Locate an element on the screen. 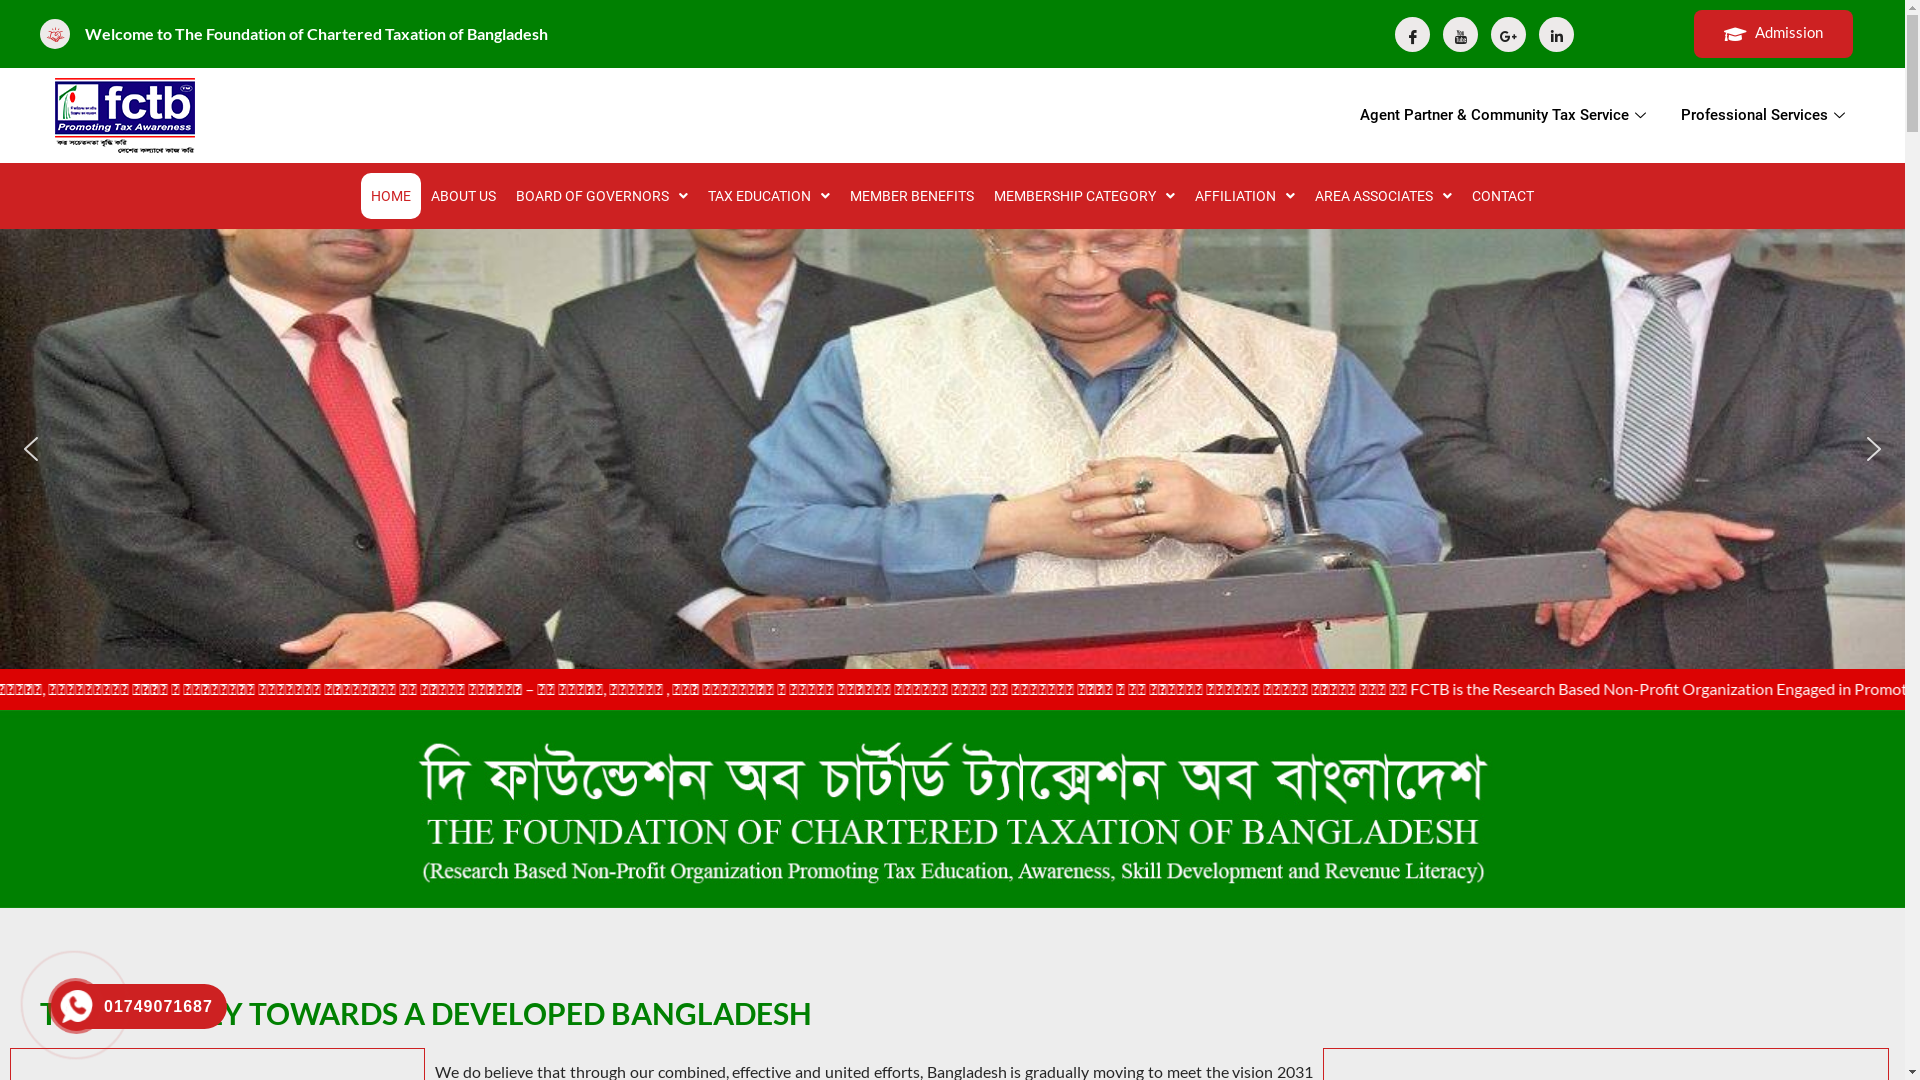 The width and height of the screenshot is (1920, 1080). 'Agent Partner & Community Tax Service' is located at coordinates (1505, 115).